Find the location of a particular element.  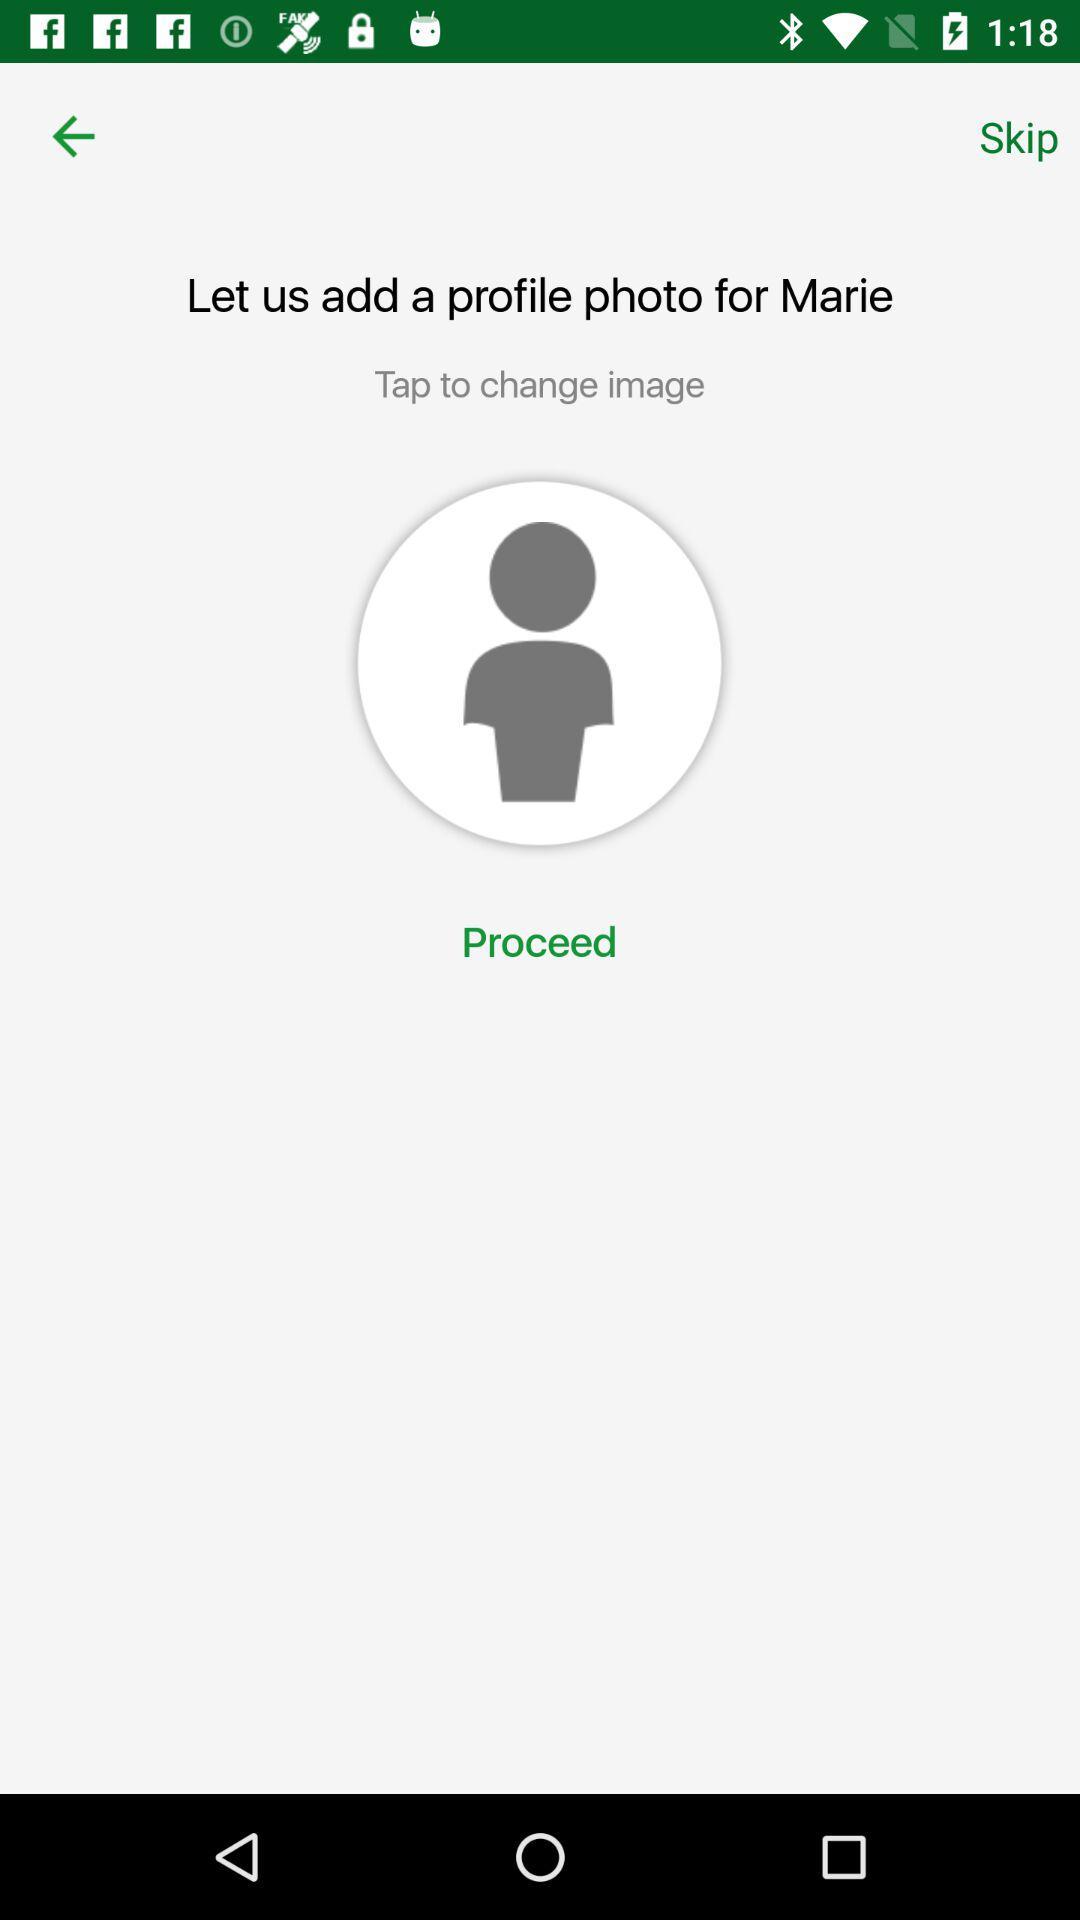

item above the proceed is located at coordinates (538, 663).